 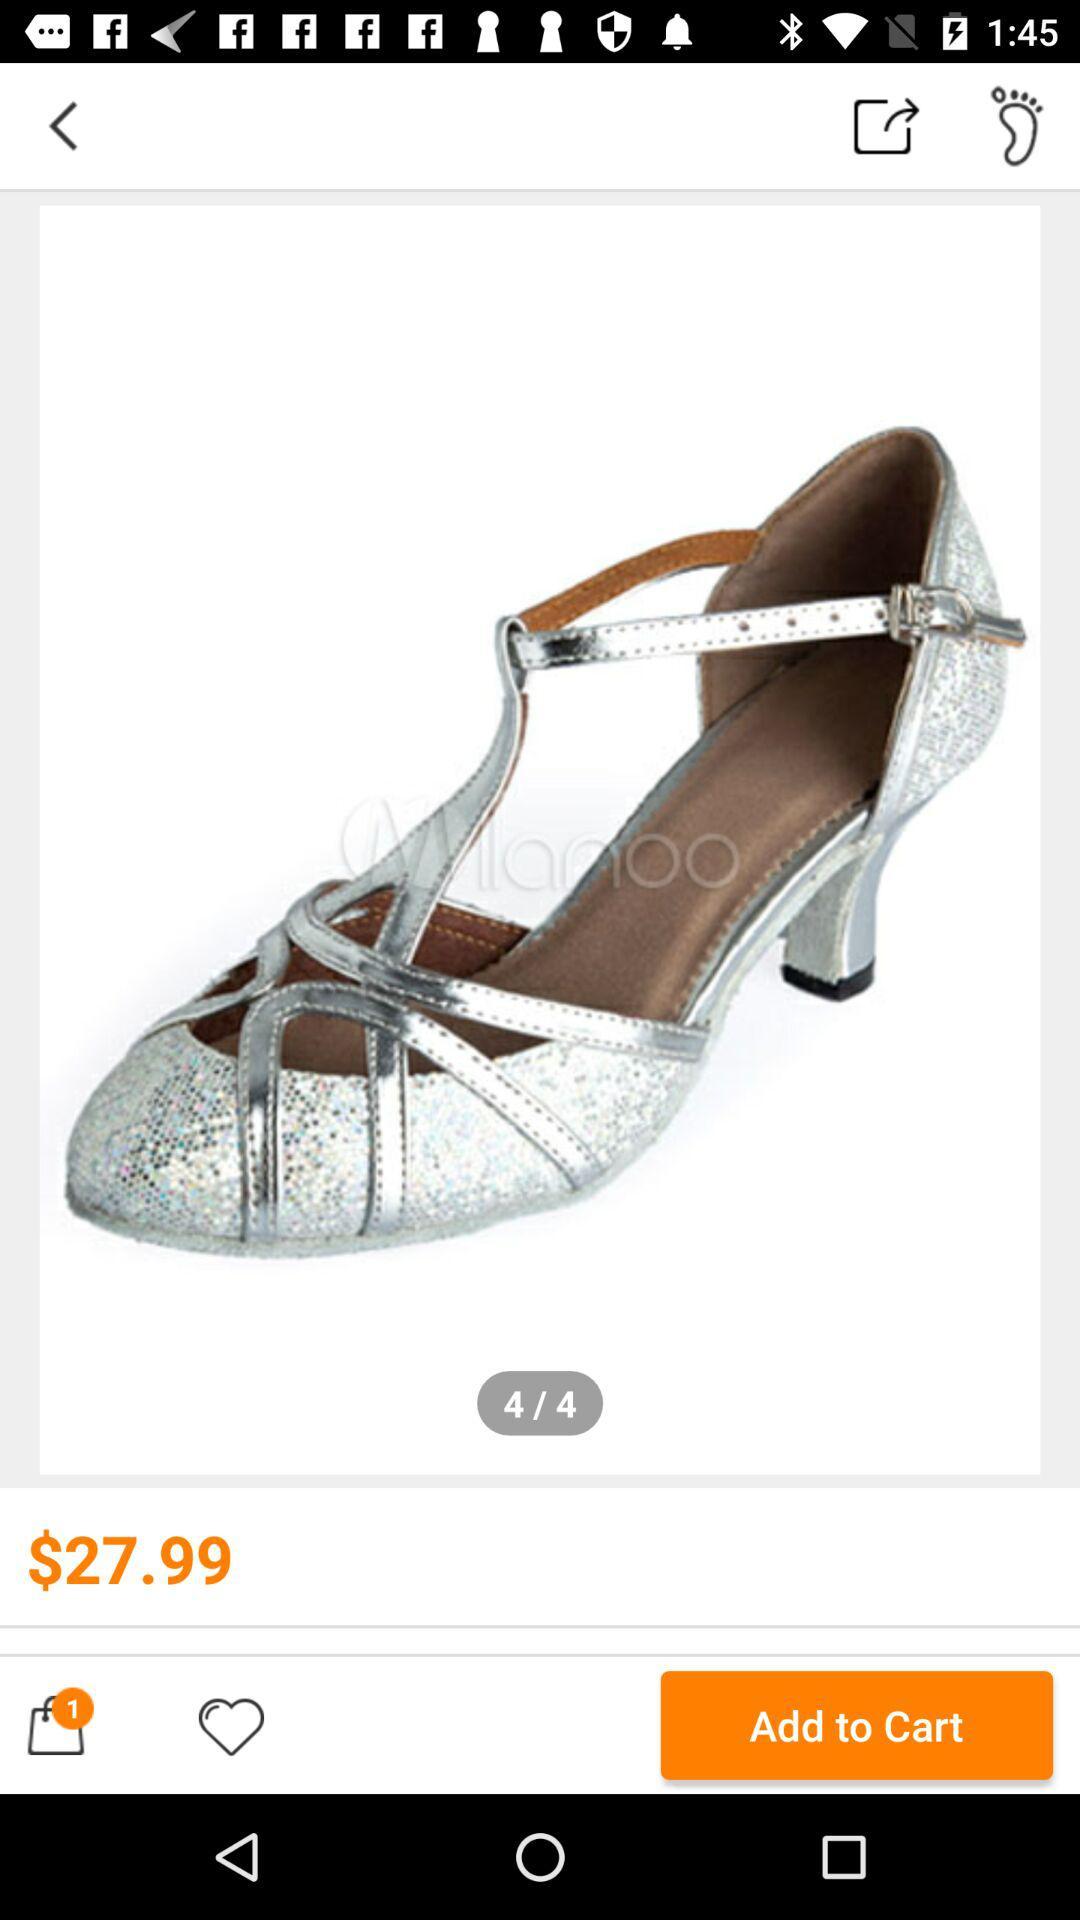 What do you see at coordinates (230, 1724) in the screenshot?
I see `the favorite icon` at bounding box center [230, 1724].